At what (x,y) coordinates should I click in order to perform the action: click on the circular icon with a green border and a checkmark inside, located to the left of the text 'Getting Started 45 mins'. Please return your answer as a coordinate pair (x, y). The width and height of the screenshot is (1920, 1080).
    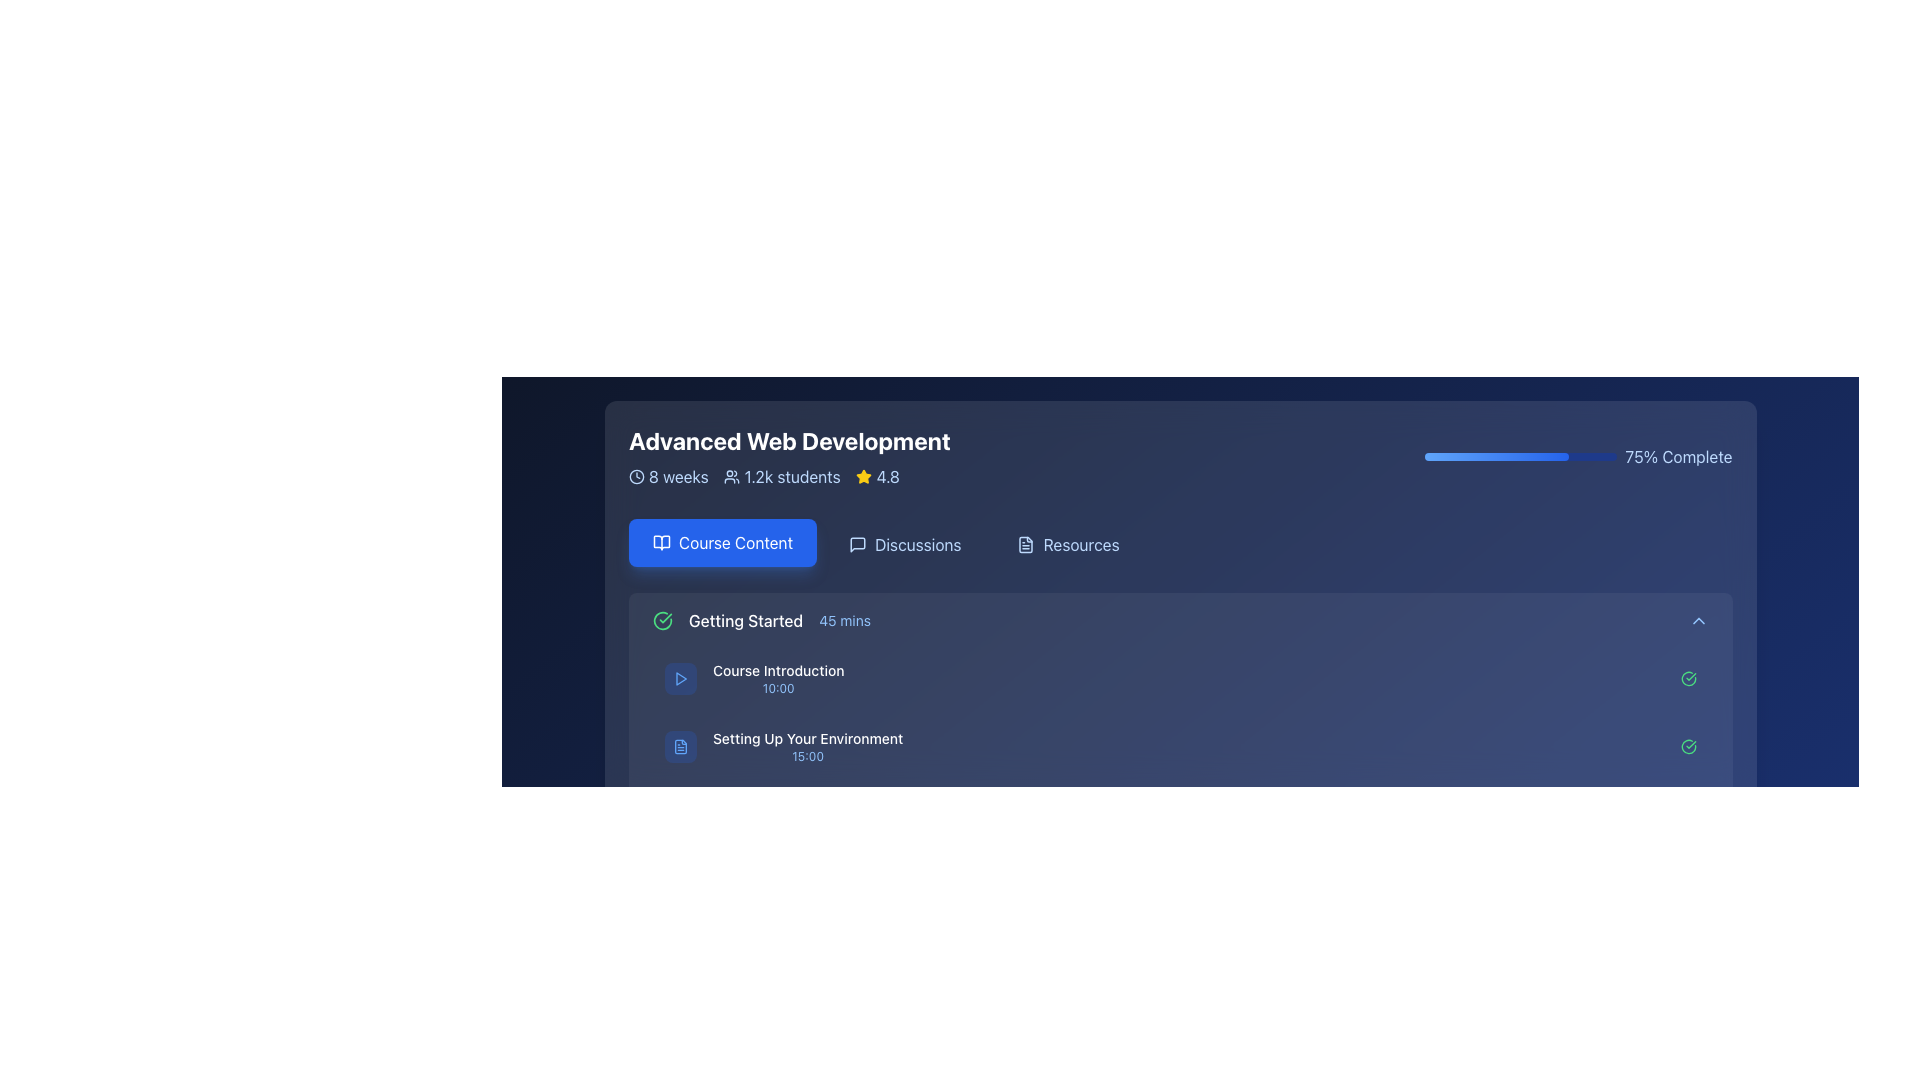
    Looking at the image, I should click on (662, 620).